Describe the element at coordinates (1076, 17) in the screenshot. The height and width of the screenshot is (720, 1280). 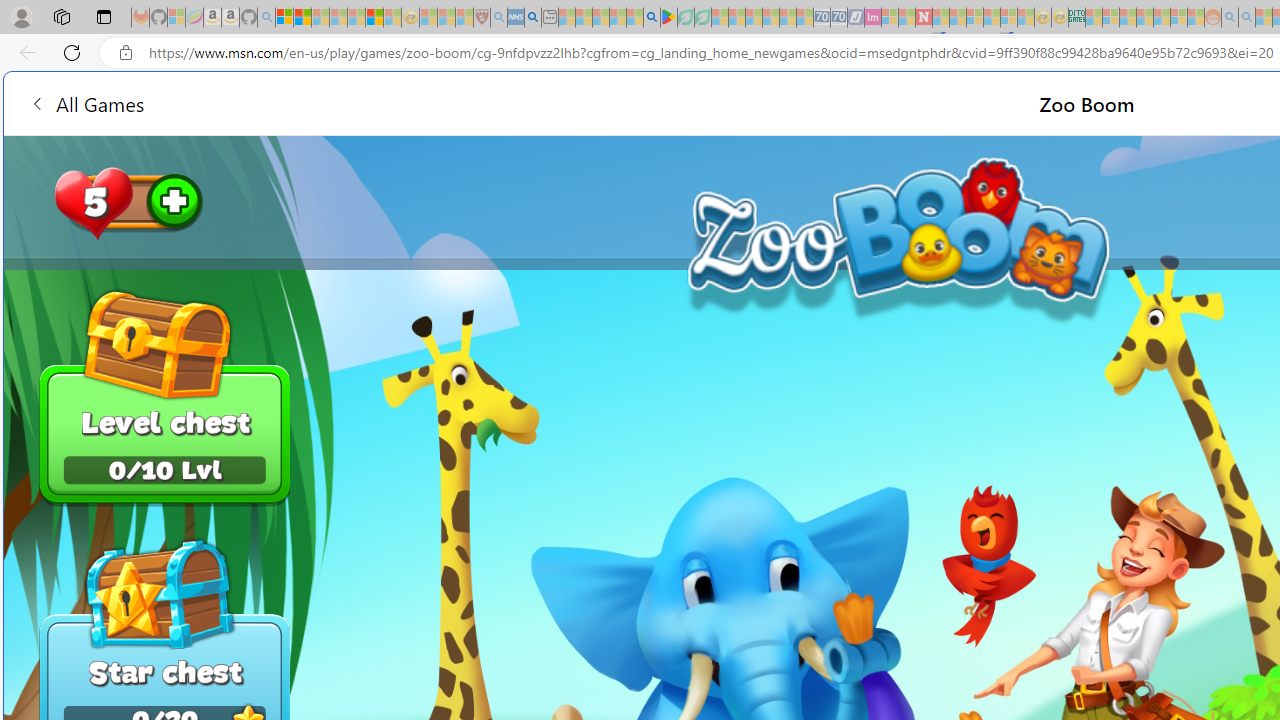
I see `'DITOGAMES AG Imprint'` at that location.